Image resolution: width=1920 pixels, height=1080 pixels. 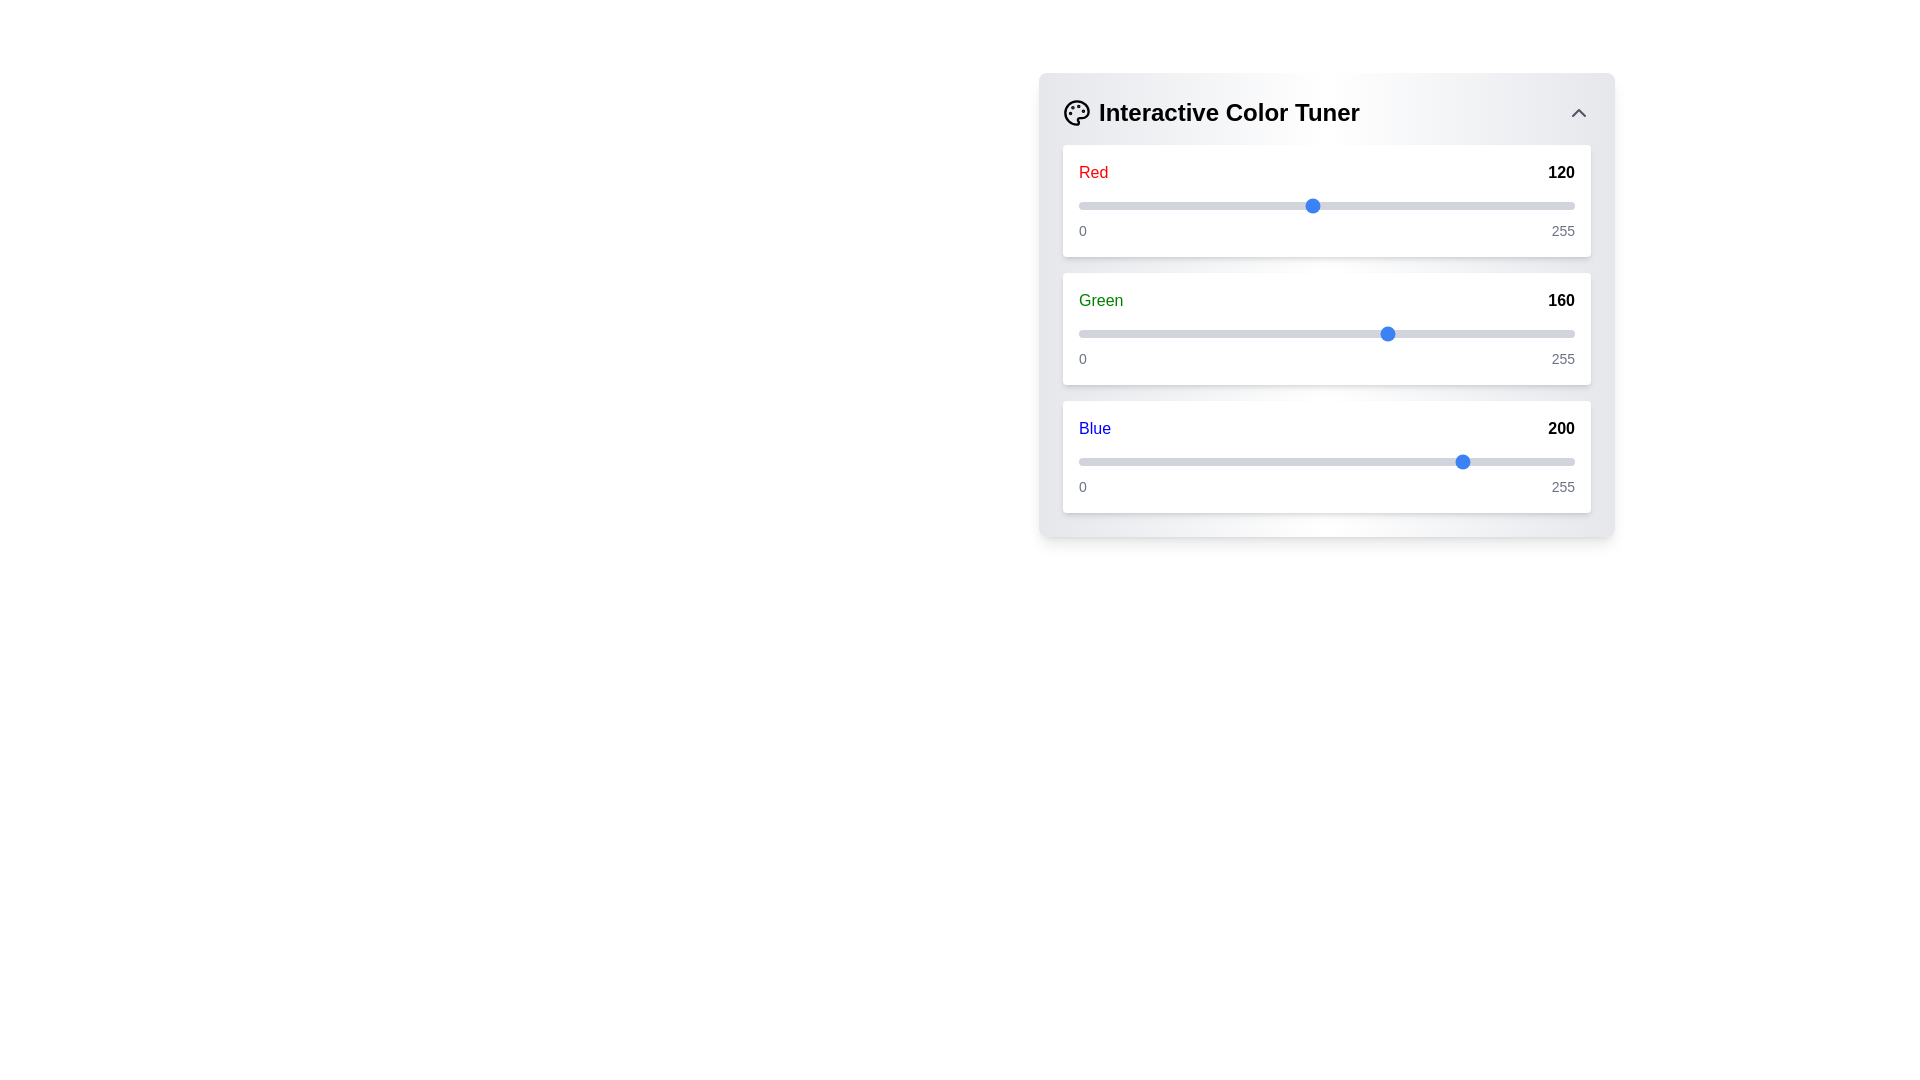 What do you see at coordinates (1408, 462) in the screenshot?
I see `the Blue slider value` at bounding box center [1408, 462].